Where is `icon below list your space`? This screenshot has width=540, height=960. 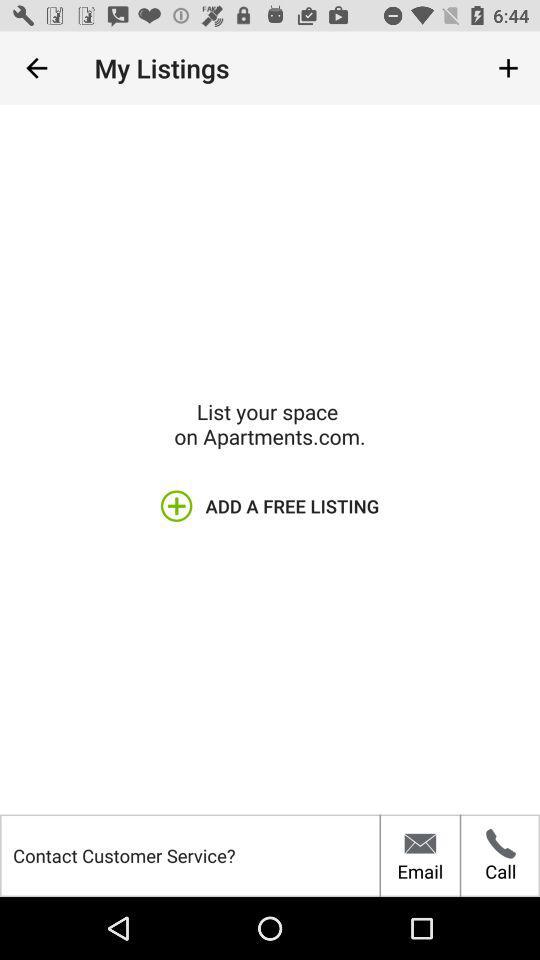 icon below list your space is located at coordinates (270, 505).